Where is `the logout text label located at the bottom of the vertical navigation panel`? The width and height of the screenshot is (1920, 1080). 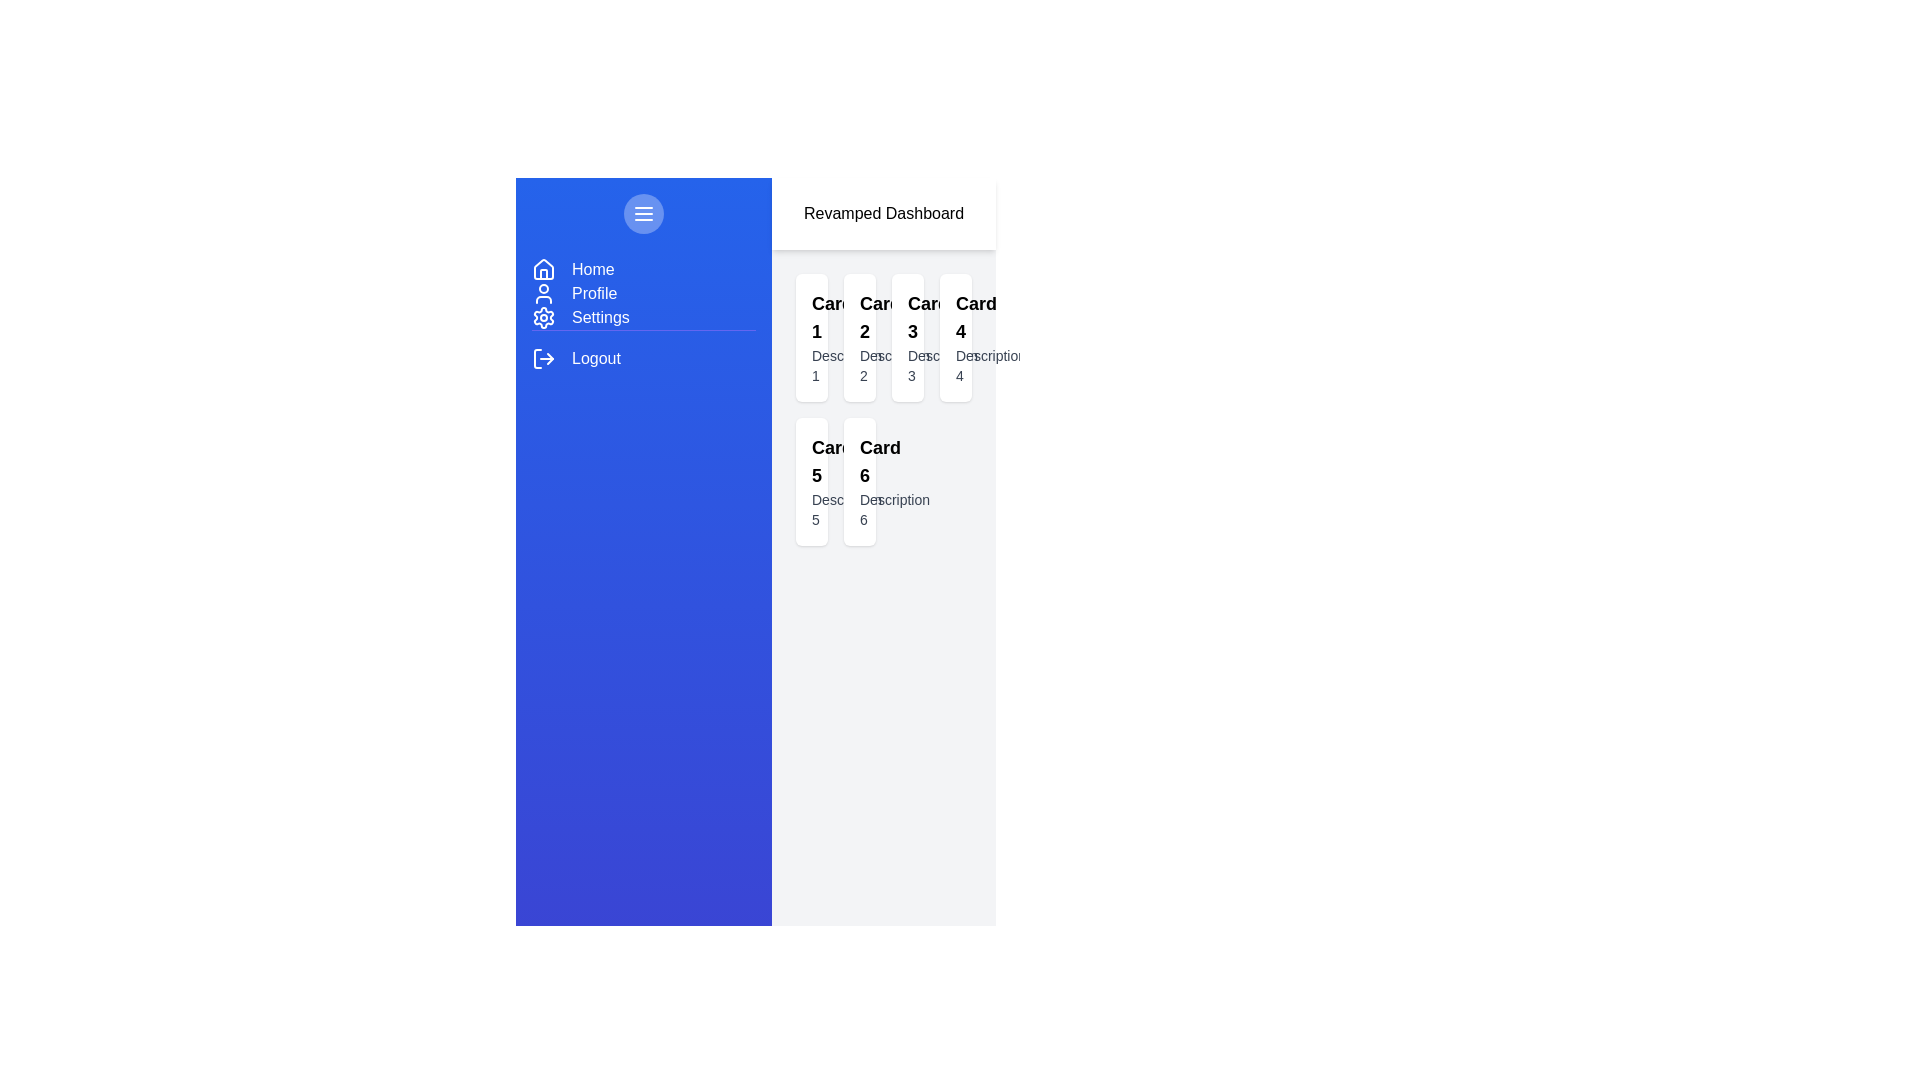 the logout text label located at the bottom of the vertical navigation panel is located at coordinates (595, 357).